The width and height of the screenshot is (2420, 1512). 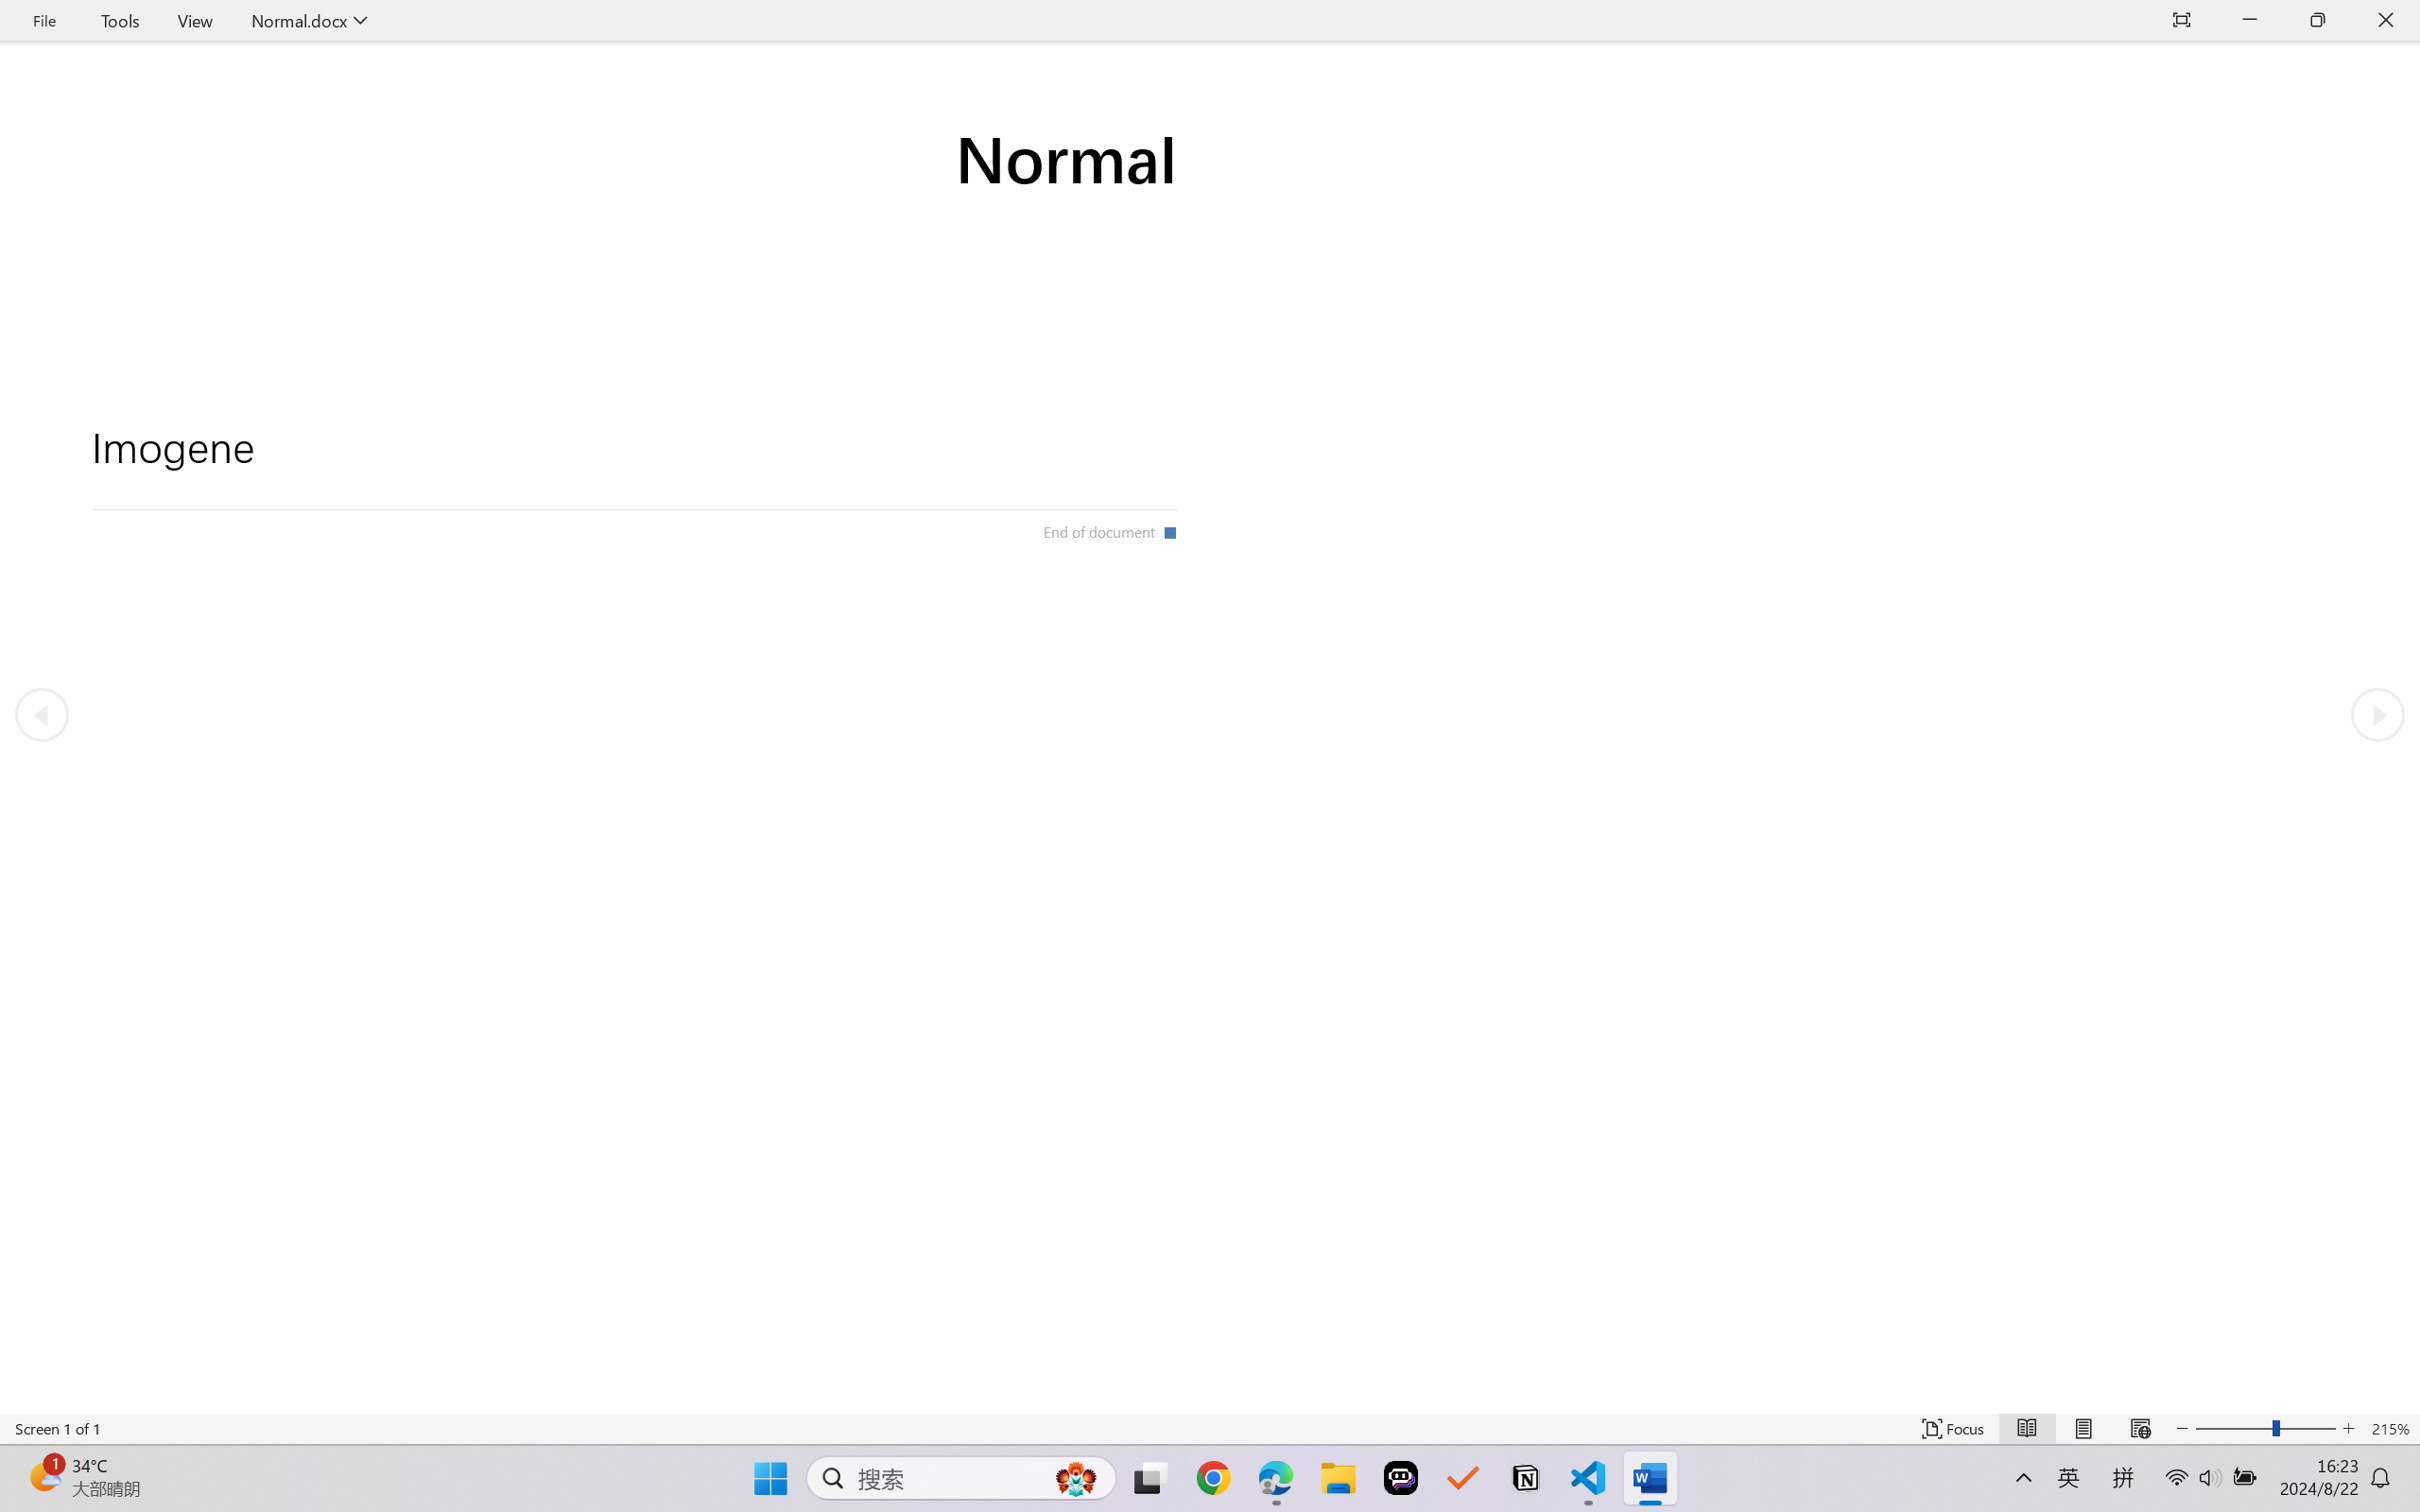 What do you see at coordinates (2266, 1428) in the screenshot?
I see `'Text Size'` at bounding box center [2266, 1428].